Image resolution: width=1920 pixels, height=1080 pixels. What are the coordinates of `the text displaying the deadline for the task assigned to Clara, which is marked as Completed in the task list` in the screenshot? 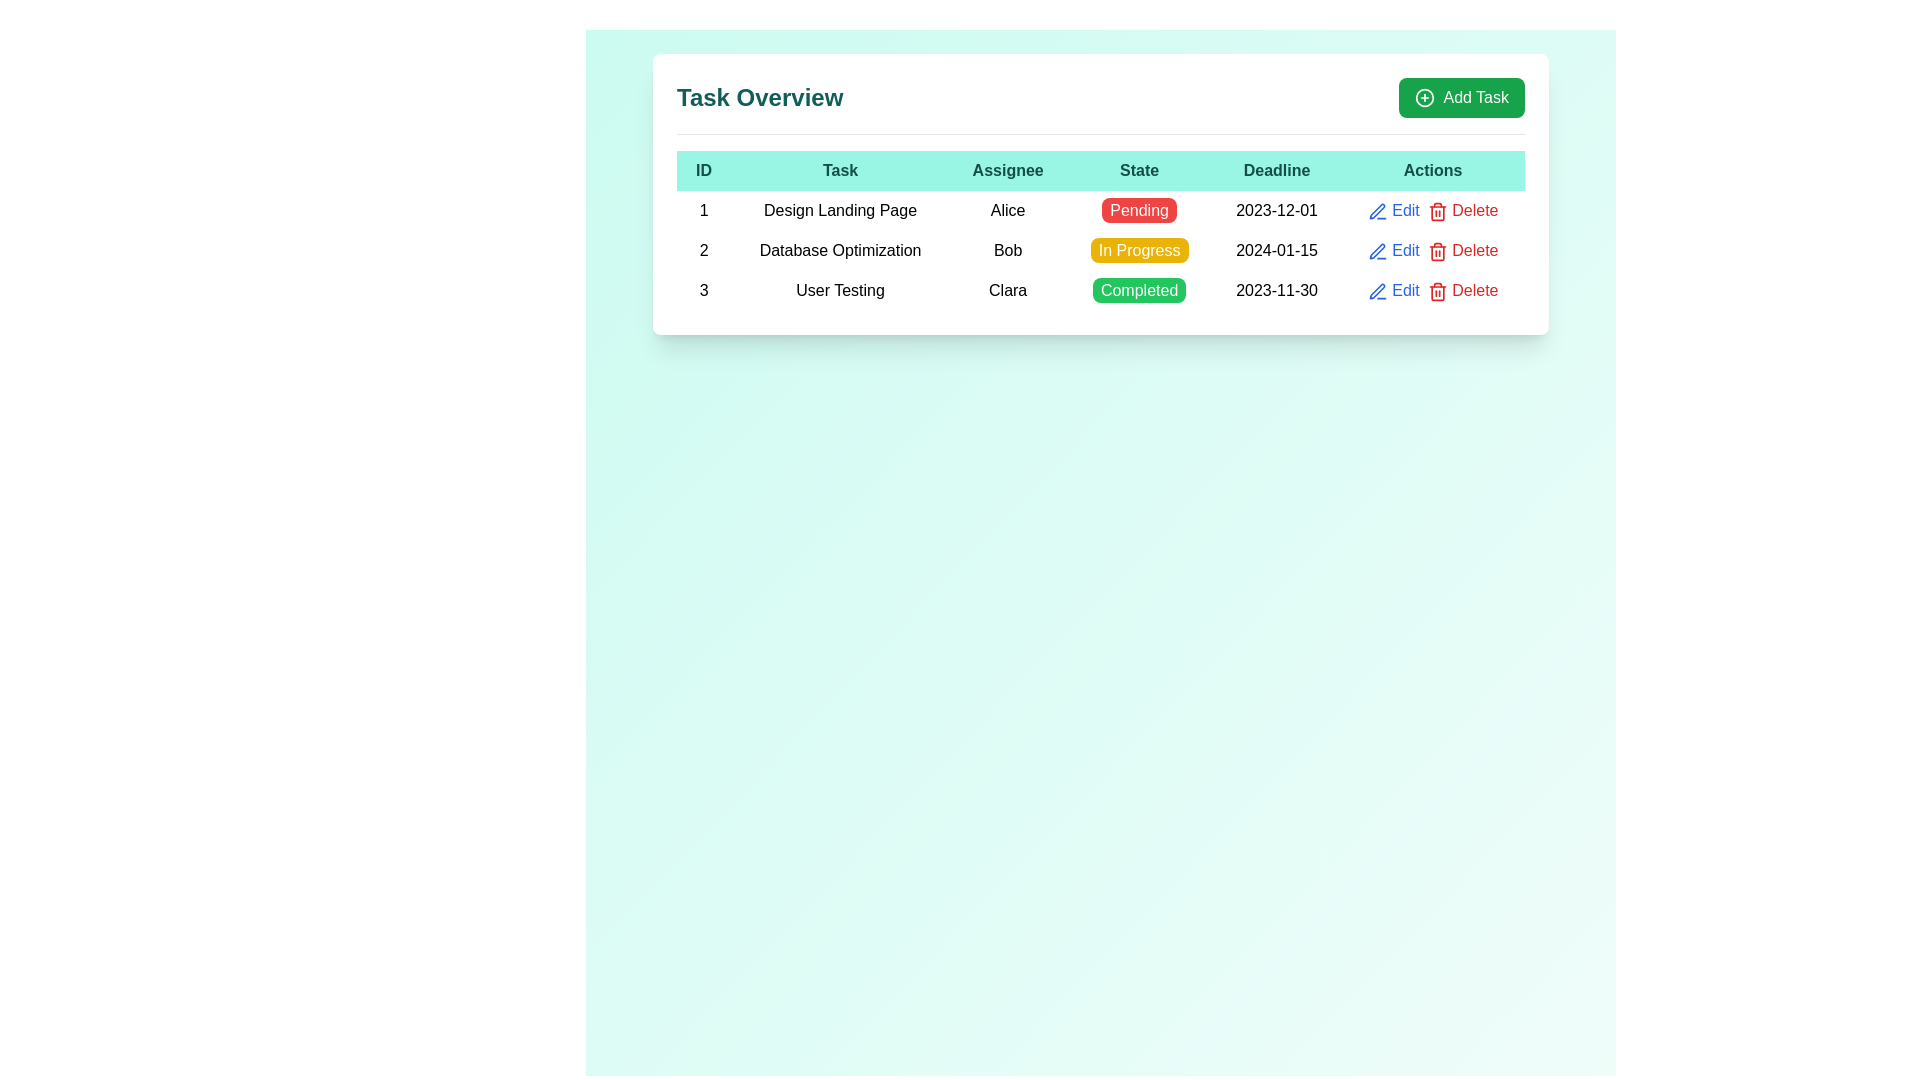 It's located at (1275, 290).